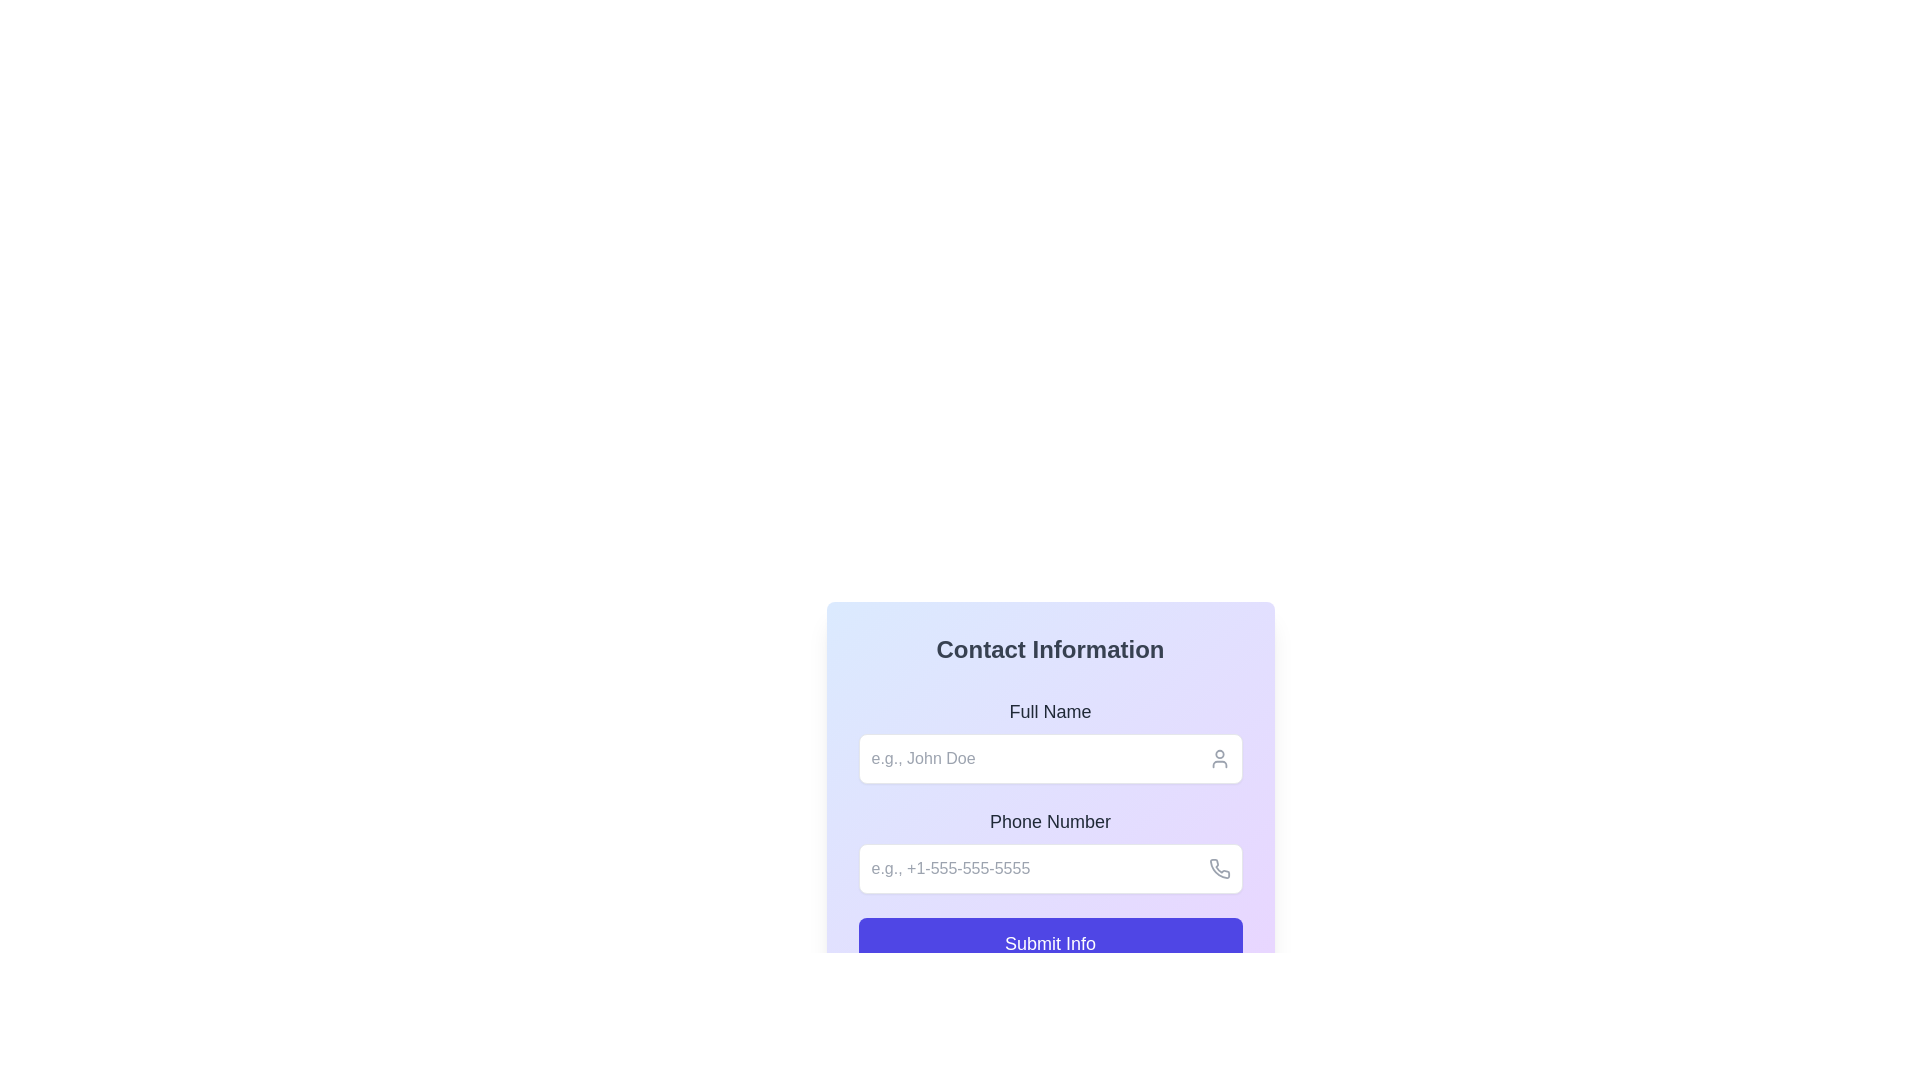  What do you see at coordinates (1049, 711) in the screenshot?
I see `the 'Full Name' label, which is a bold gray text label located under the 'Contact Information' section, above the input box for the user's full name` at bounding box center [1049, 711].